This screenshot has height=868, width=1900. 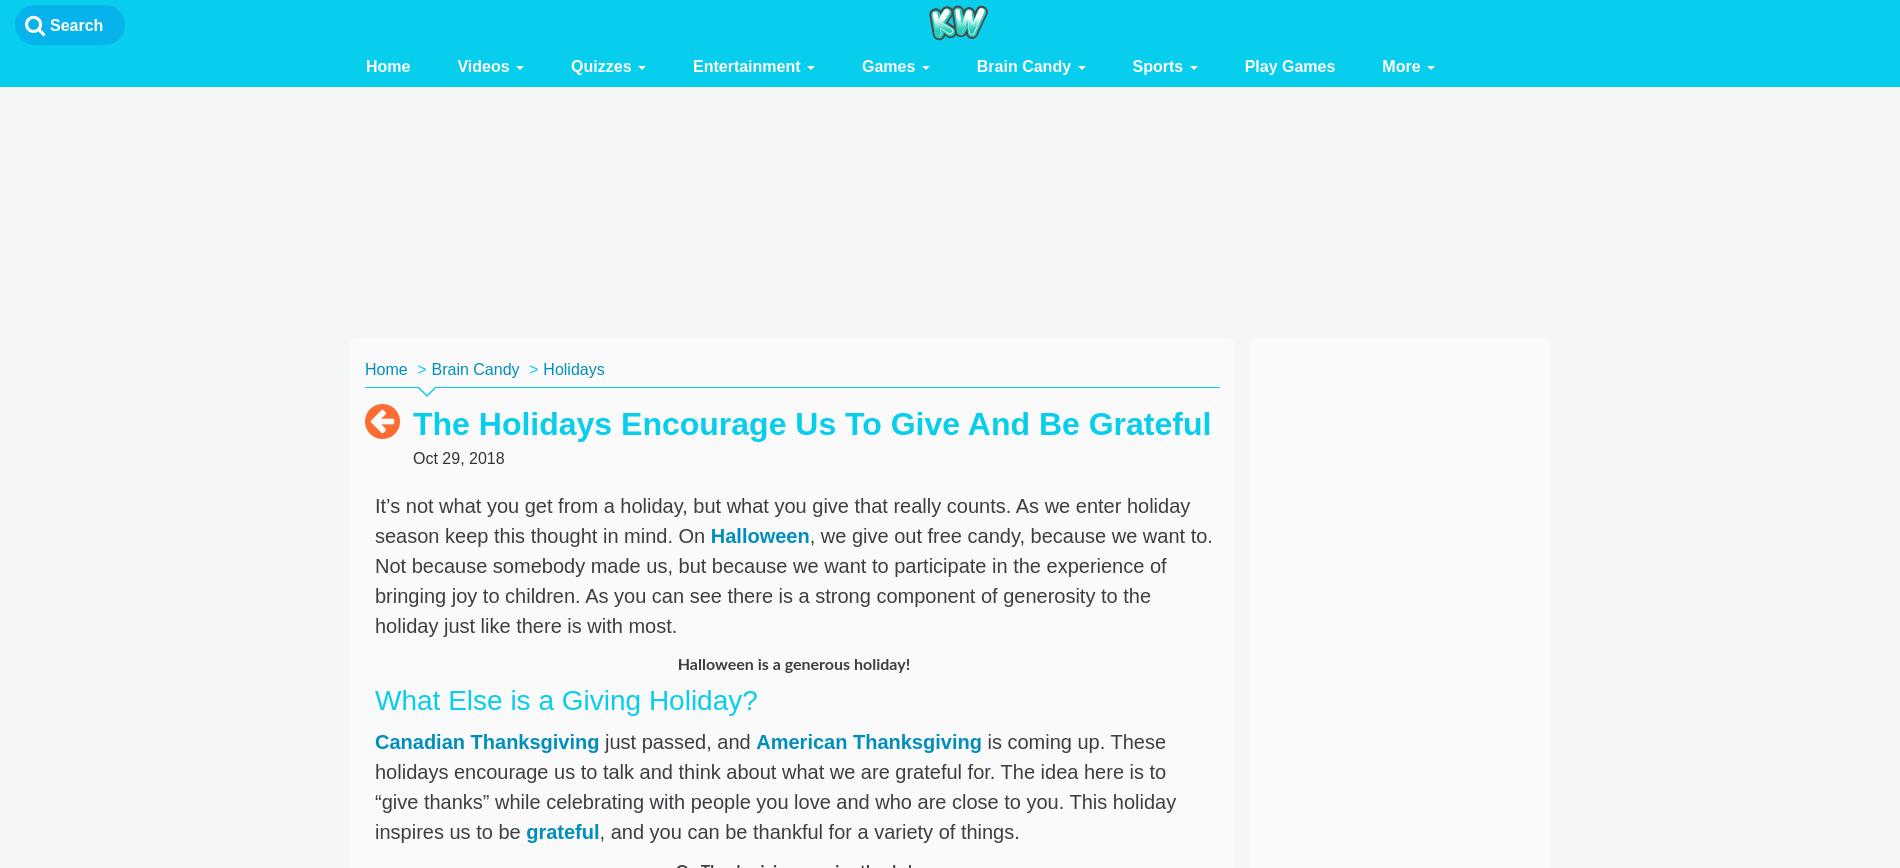 I want to click on 'More', so click(x=1402, y=66).